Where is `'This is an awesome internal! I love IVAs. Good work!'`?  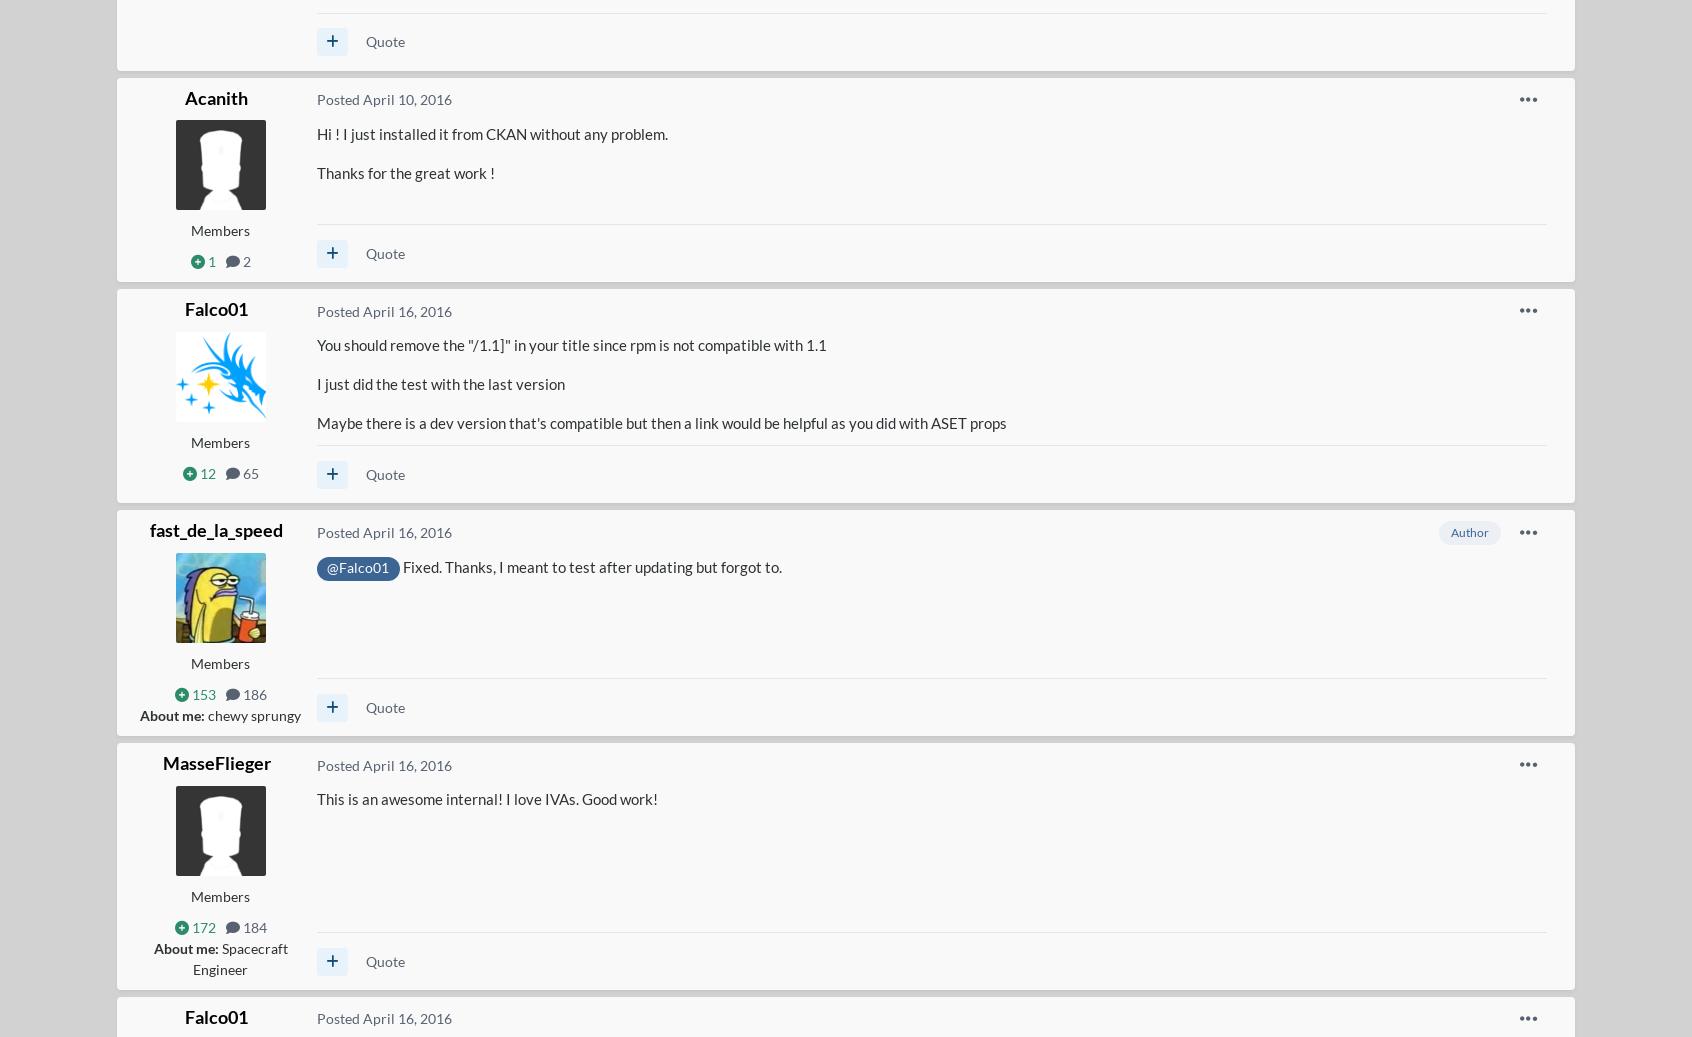 'This is an awesome internal! I love IVAs. Good work!' is located at coordinates (485, 799).